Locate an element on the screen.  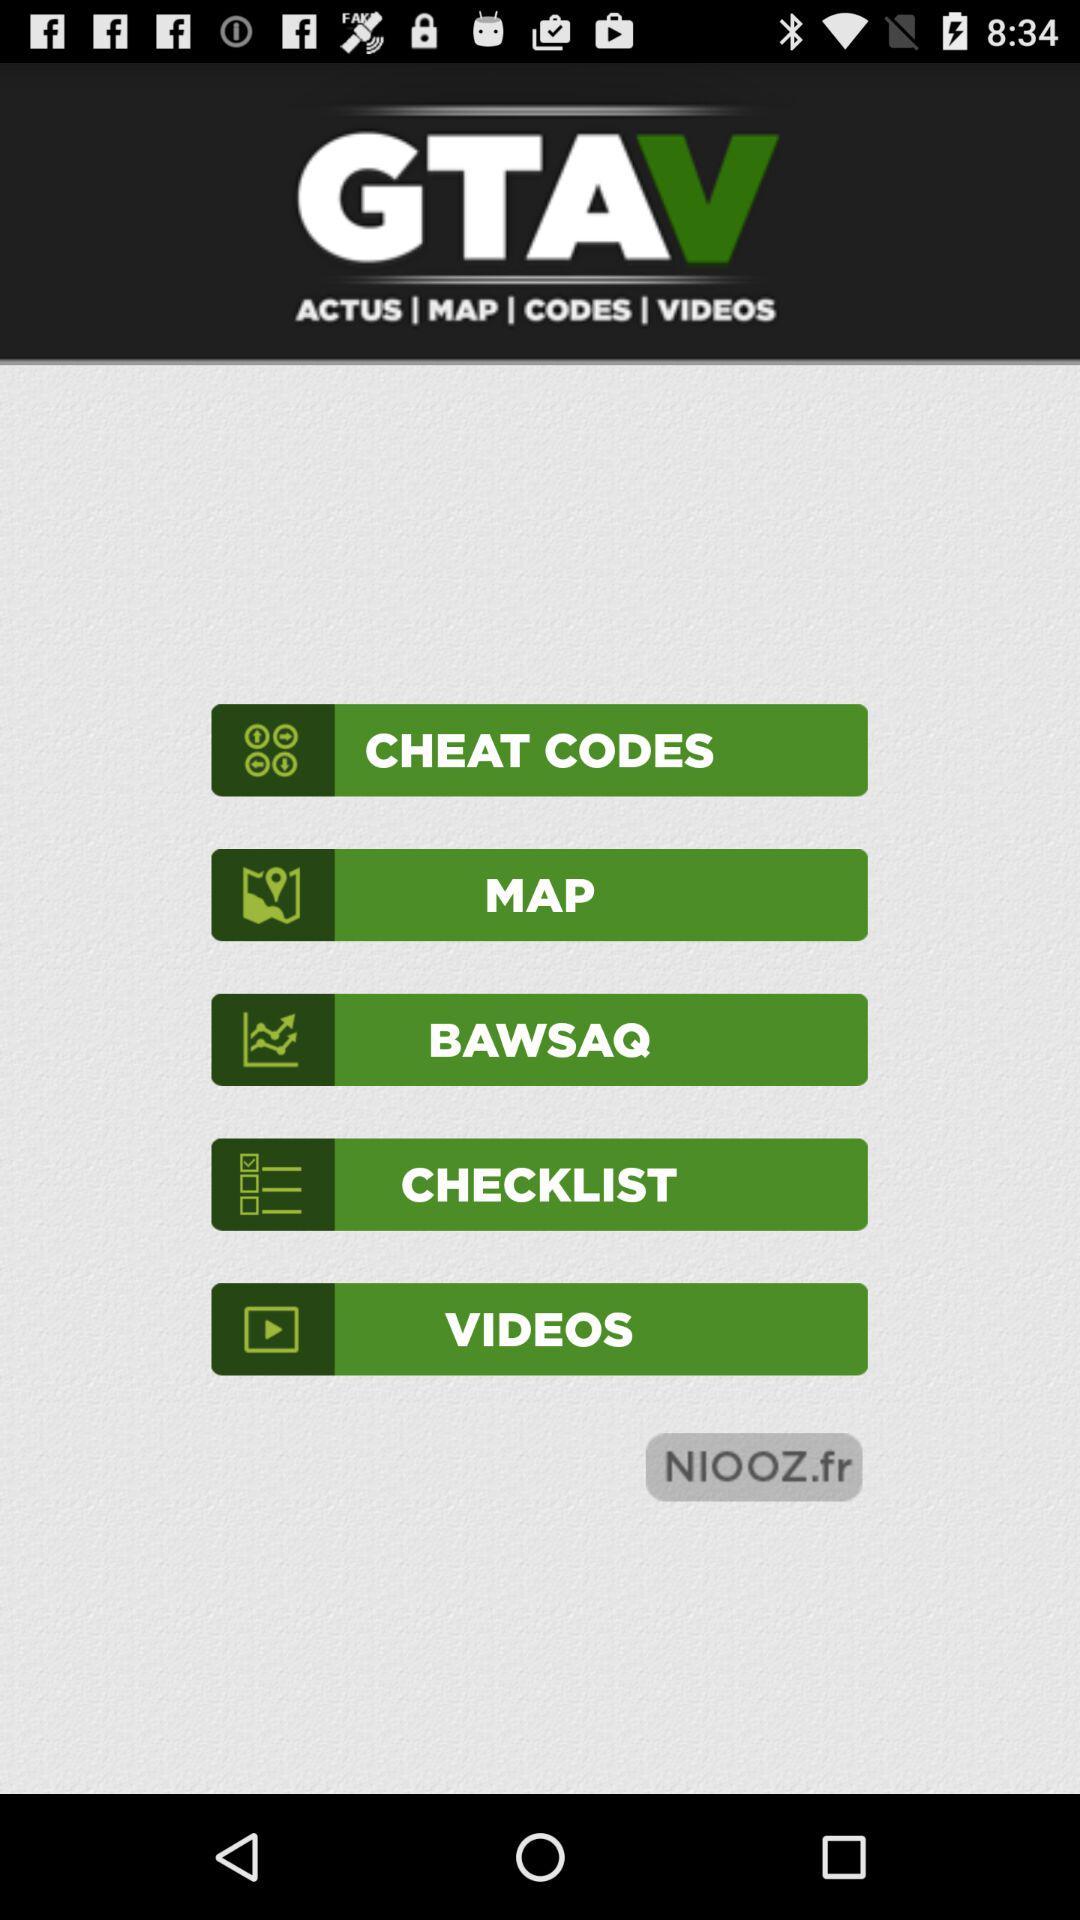
map icon is located at coordinates (538, 894).